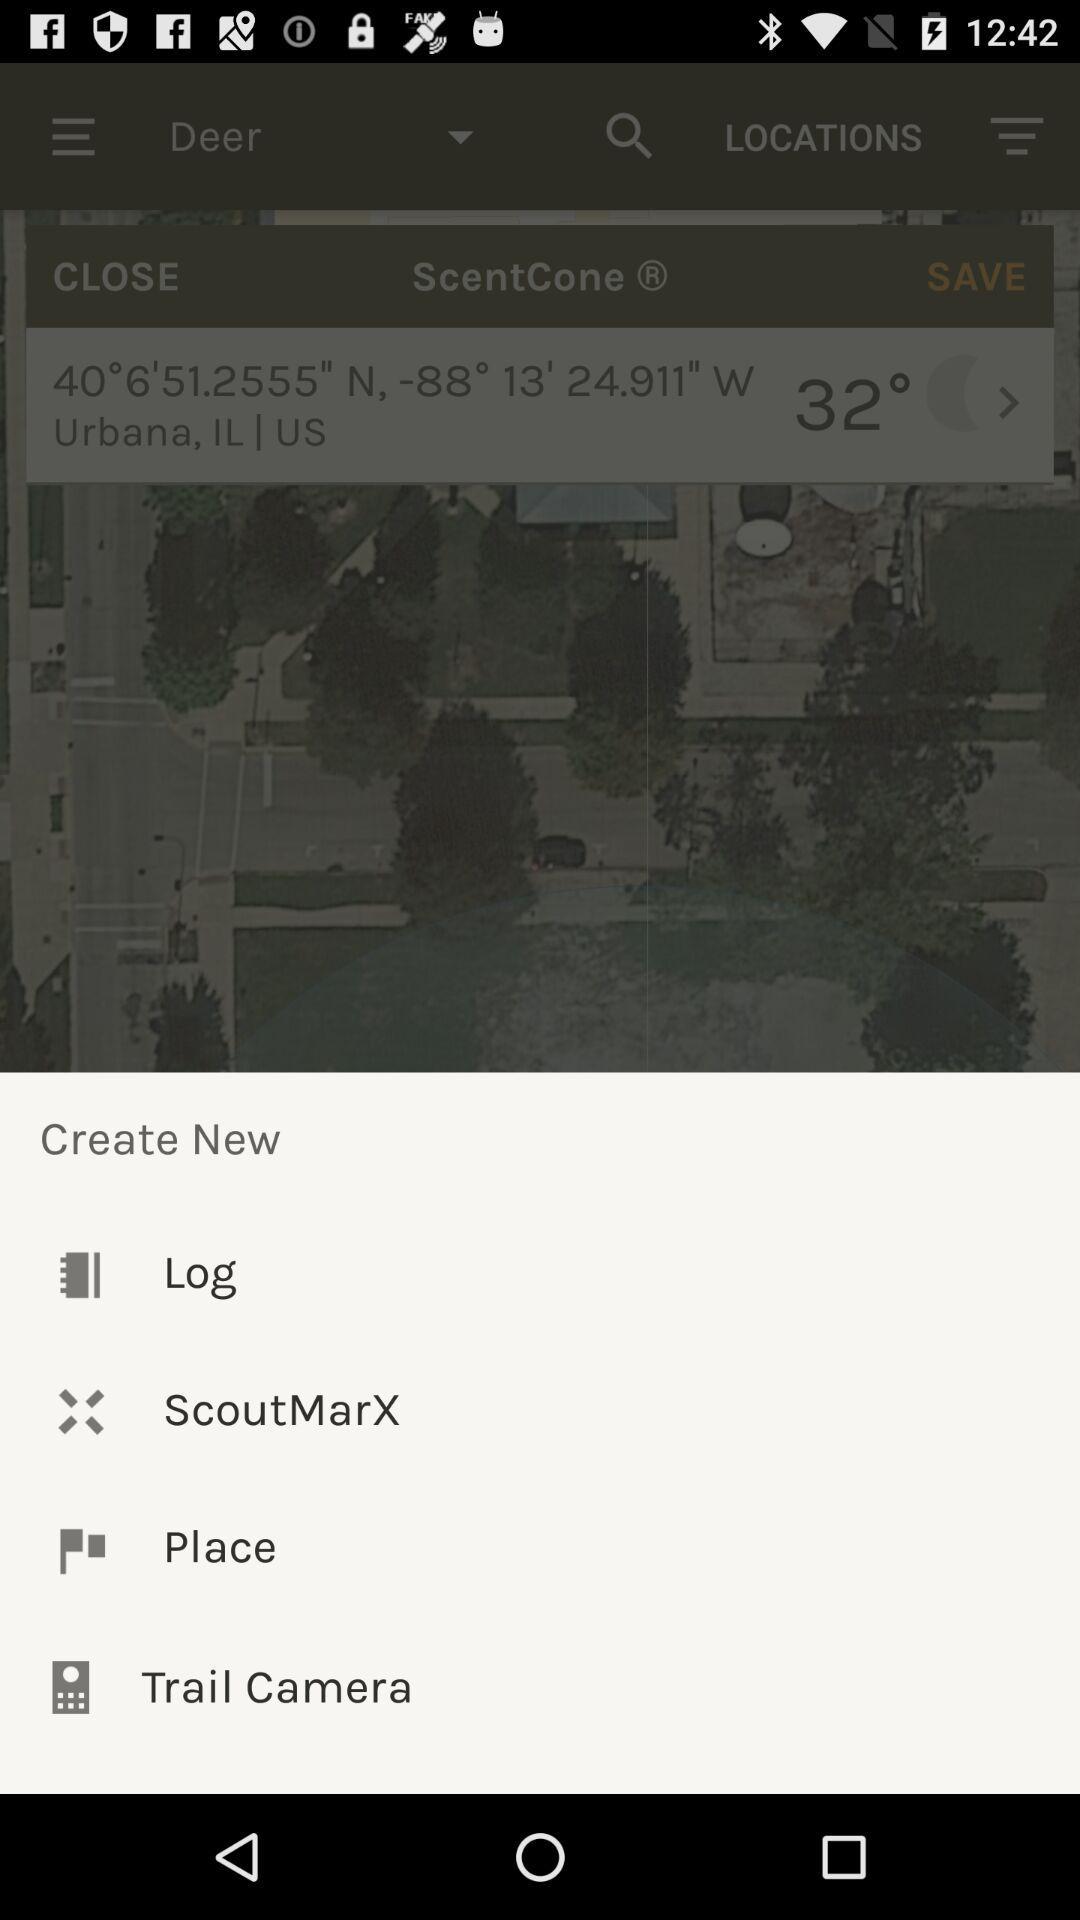 The image size is (1080, 1920). I want to click on the log icon, so click(540, 1273).